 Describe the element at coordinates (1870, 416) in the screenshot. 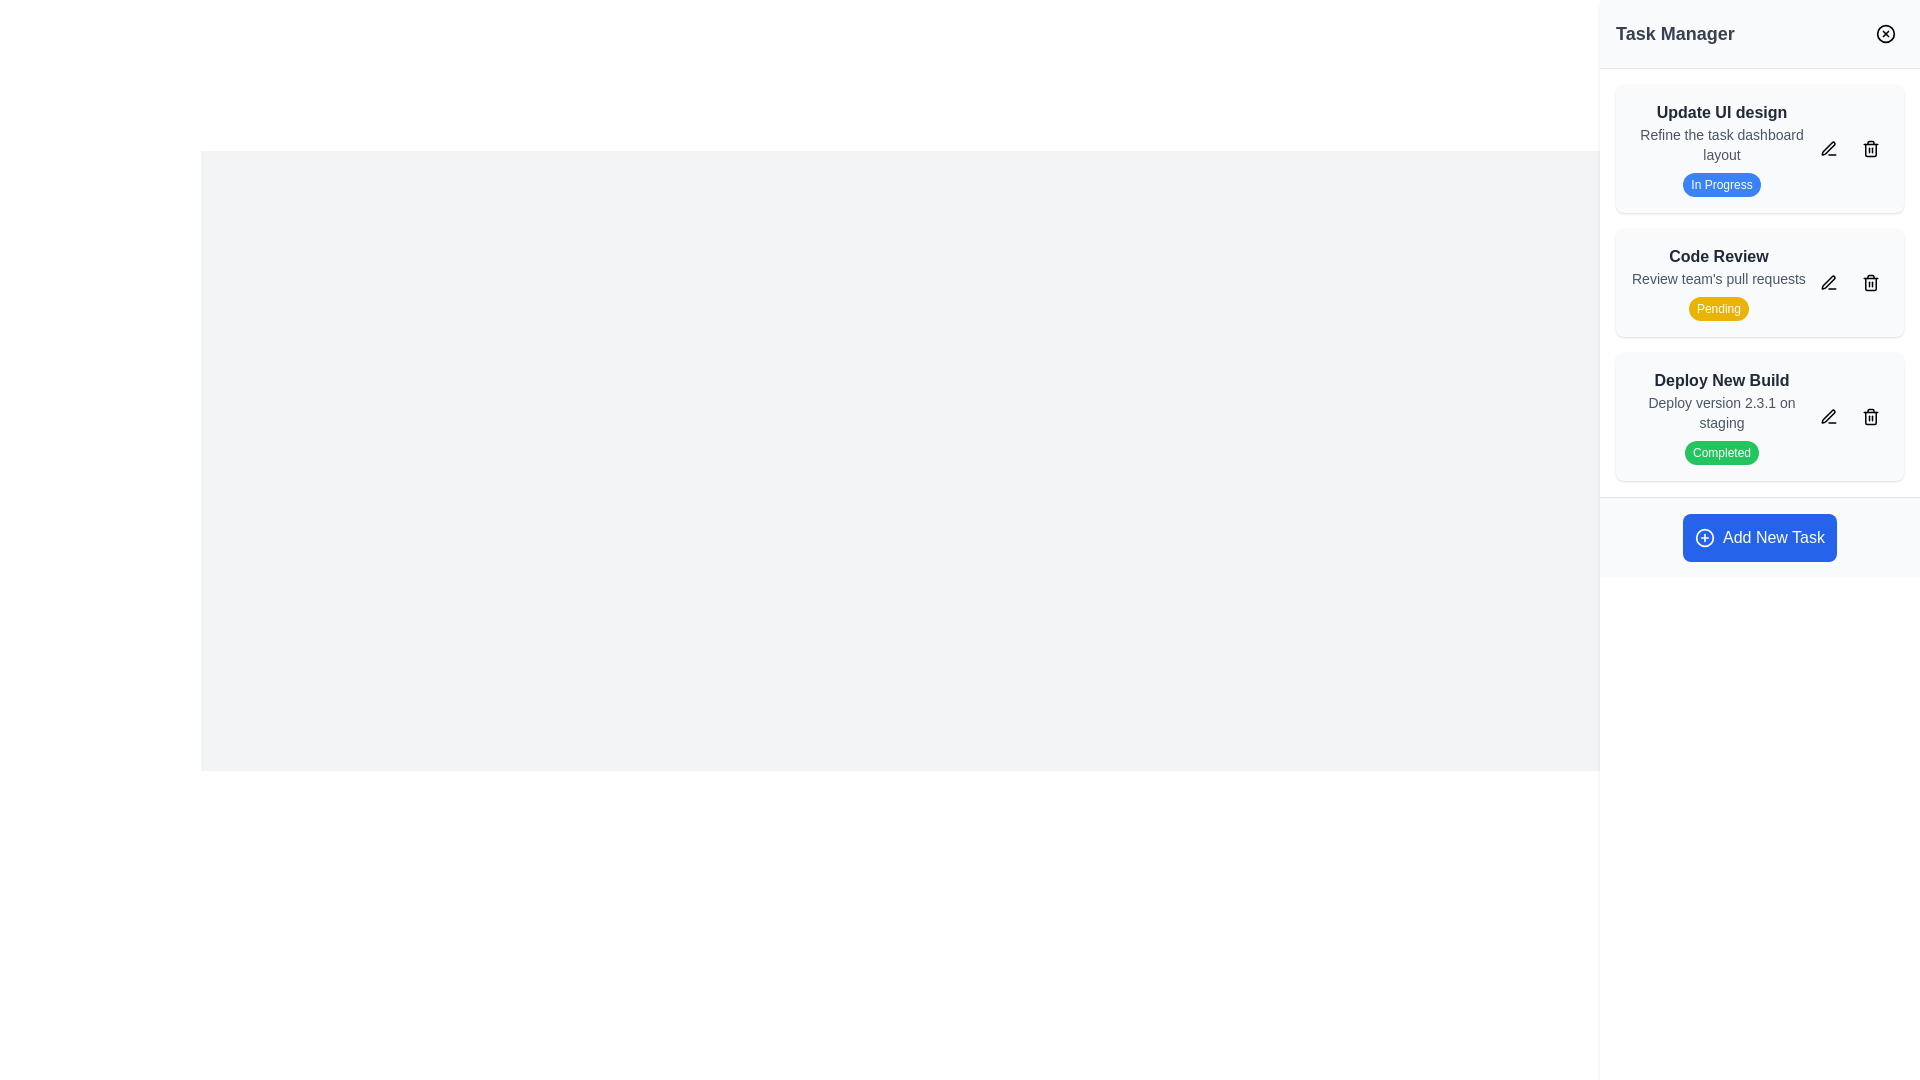

I see `the main body of the trash bin icon in the 'Deploy New Build' task panel, which is represented as a rectangular vector graphic with rounded edges` at that location.